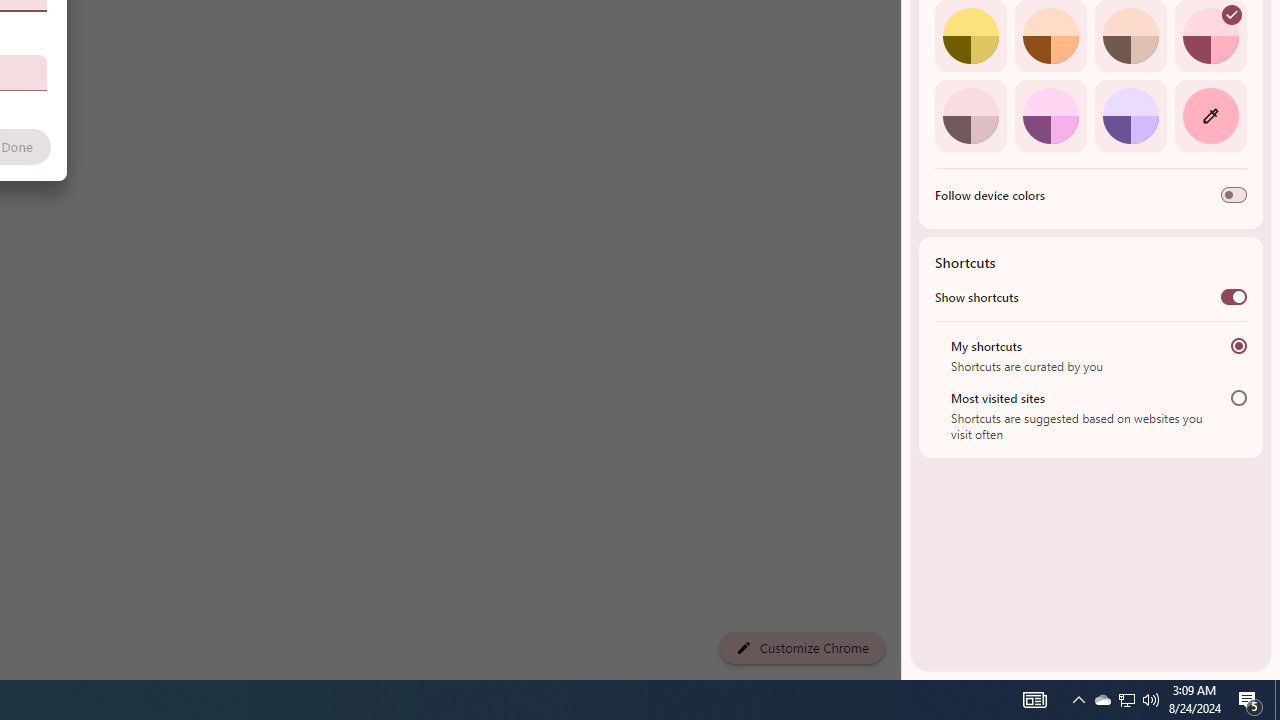  What do you see at coordinates (1209, 115) in the screenshot?
I see `'Custom color'` at bounding box center [1209, 115].